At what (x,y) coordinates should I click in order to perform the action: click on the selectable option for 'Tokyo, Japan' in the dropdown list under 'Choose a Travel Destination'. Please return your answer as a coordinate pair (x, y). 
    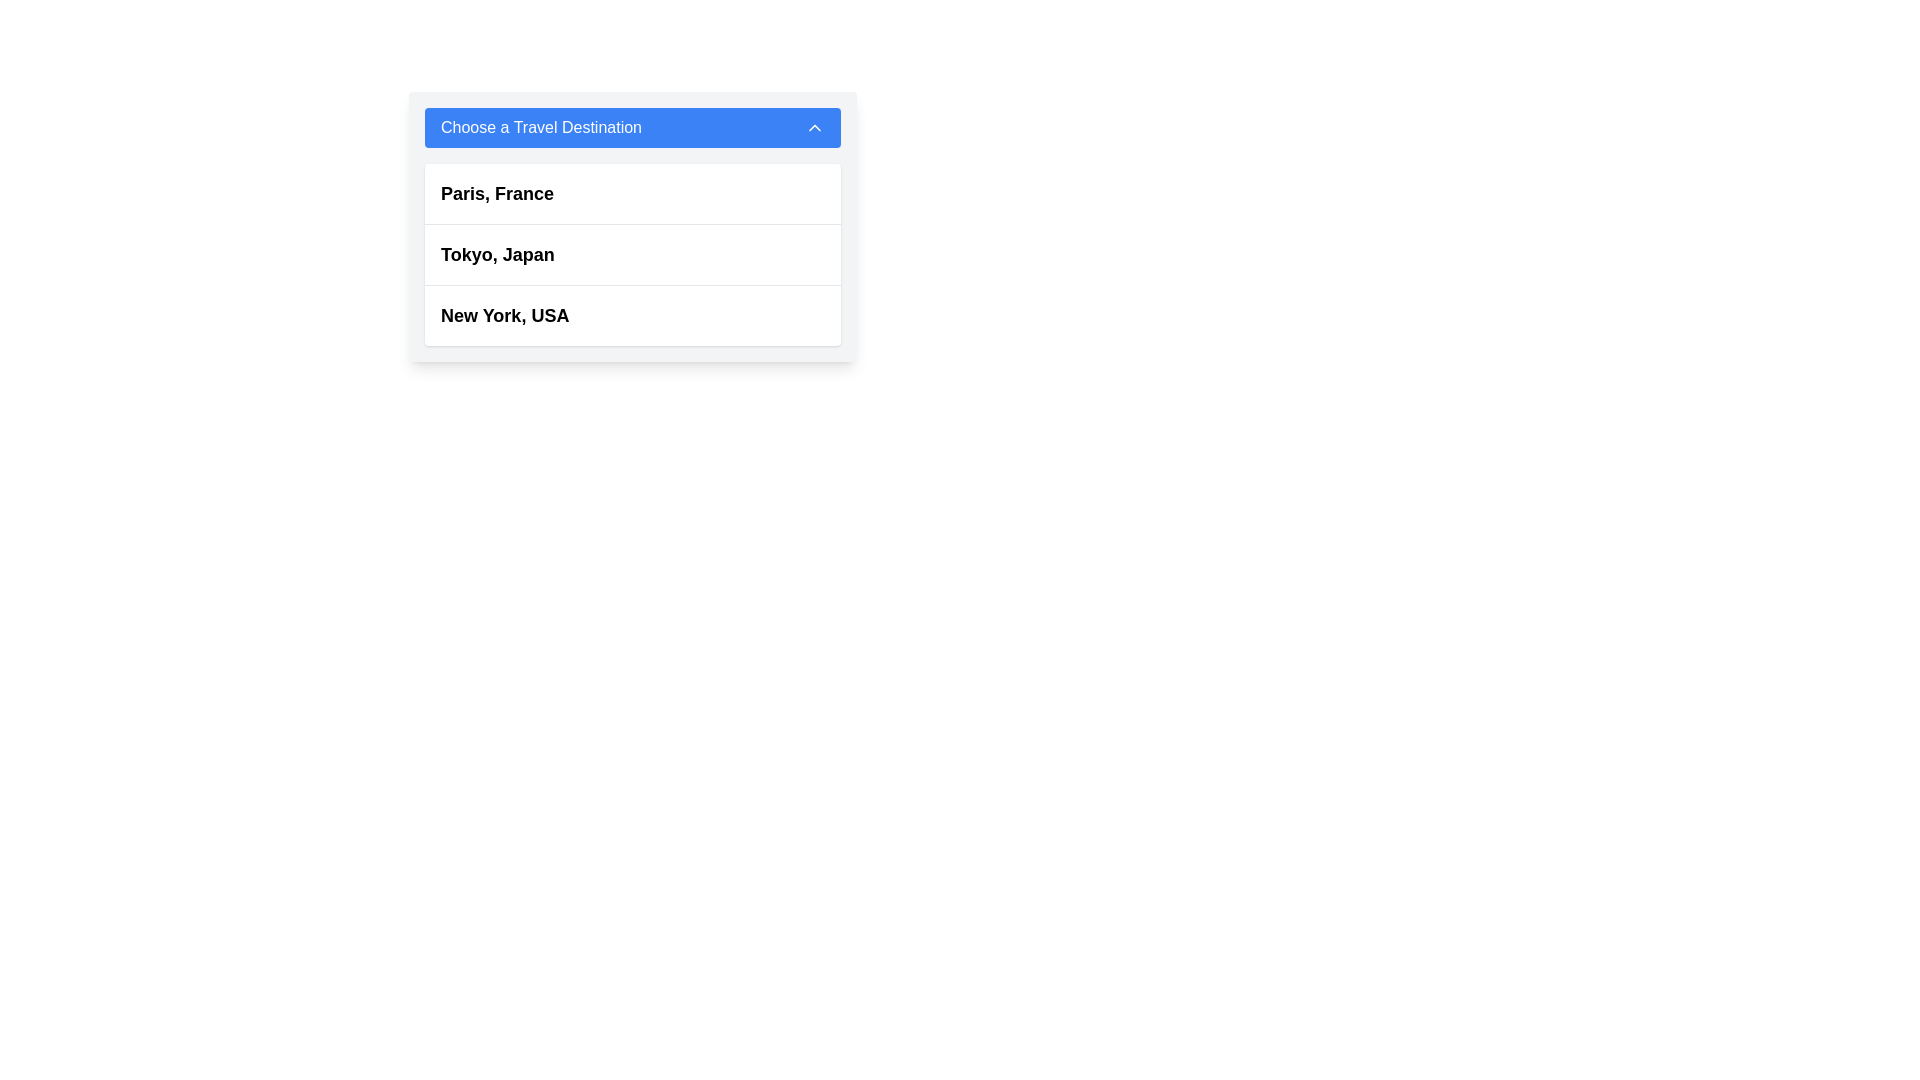
    Looking at the image, I should click on (632, 253).